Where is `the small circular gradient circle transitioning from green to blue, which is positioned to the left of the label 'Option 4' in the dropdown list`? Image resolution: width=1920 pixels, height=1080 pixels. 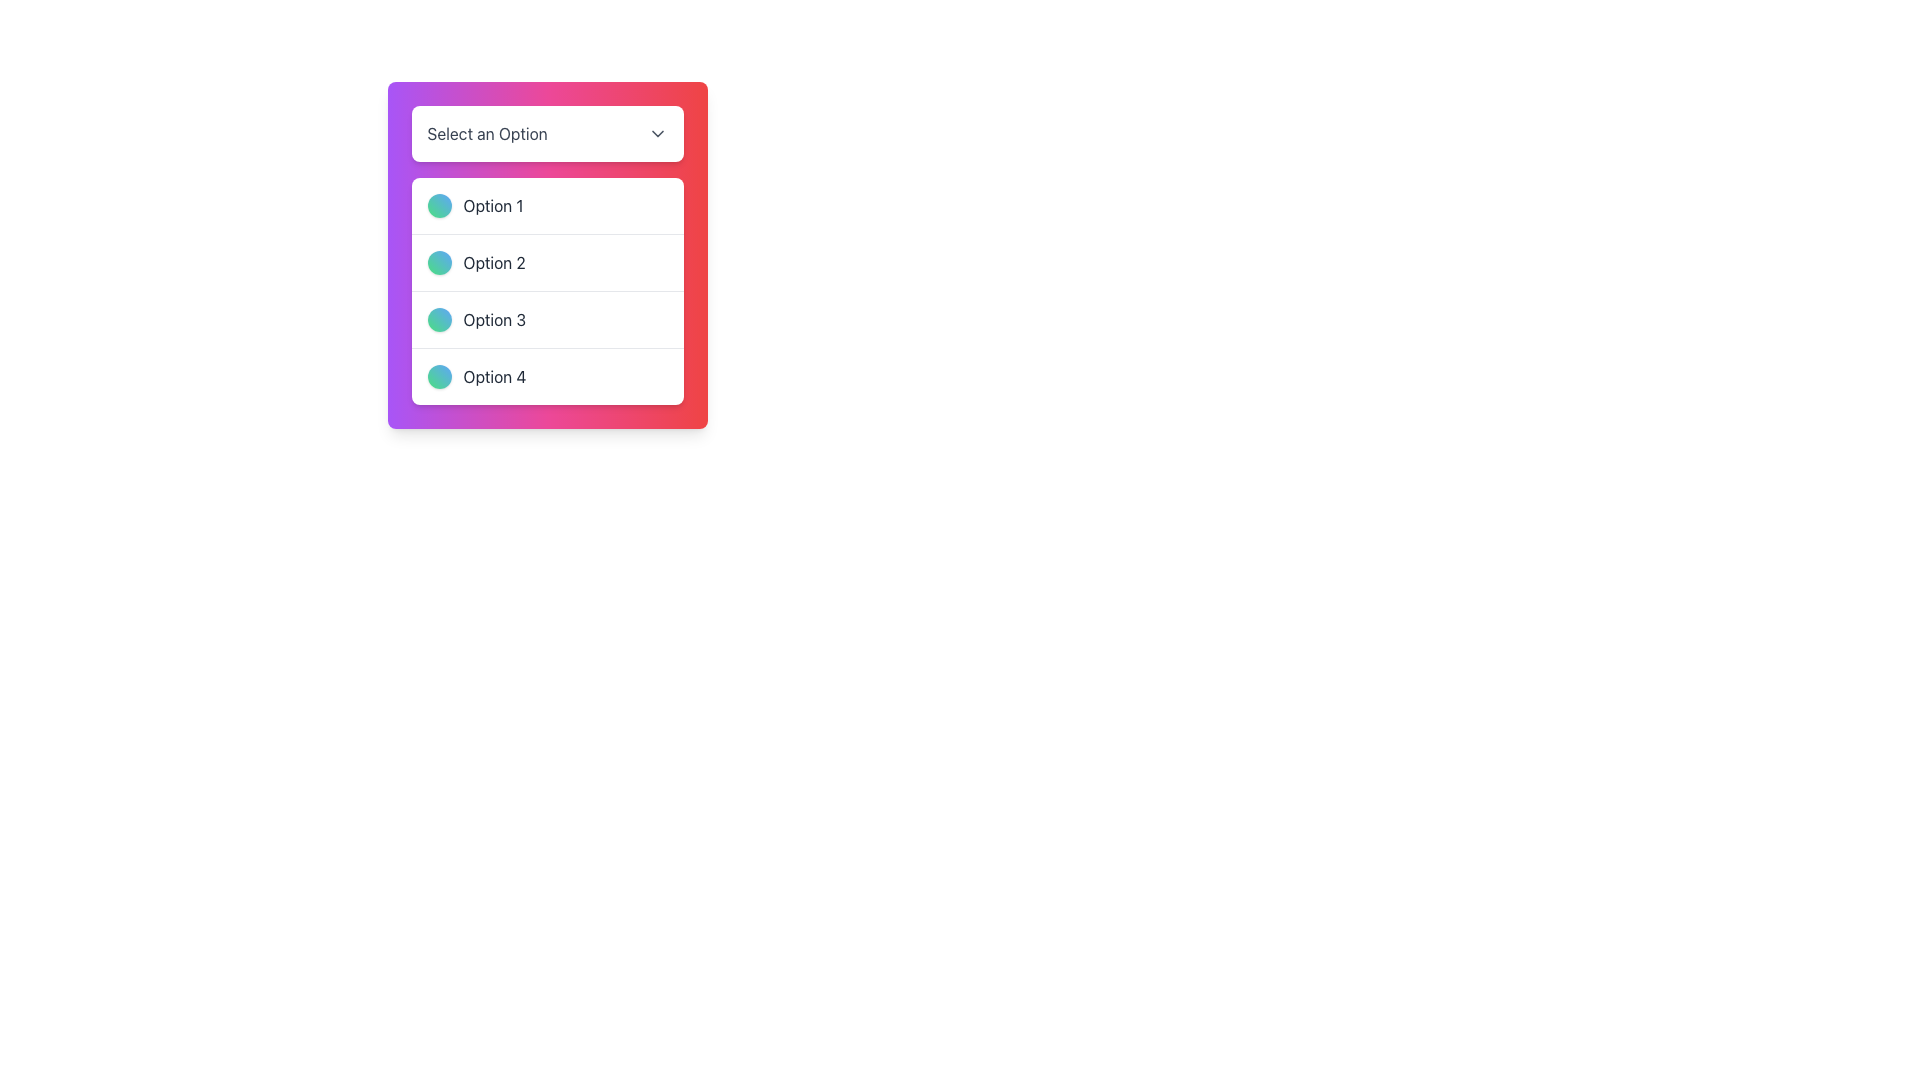 the small circular gradient circle transitioning from green to blue, which is positioned to the left of the label 'Option 4' in the dropdown list is located at coordinates (438, 377).